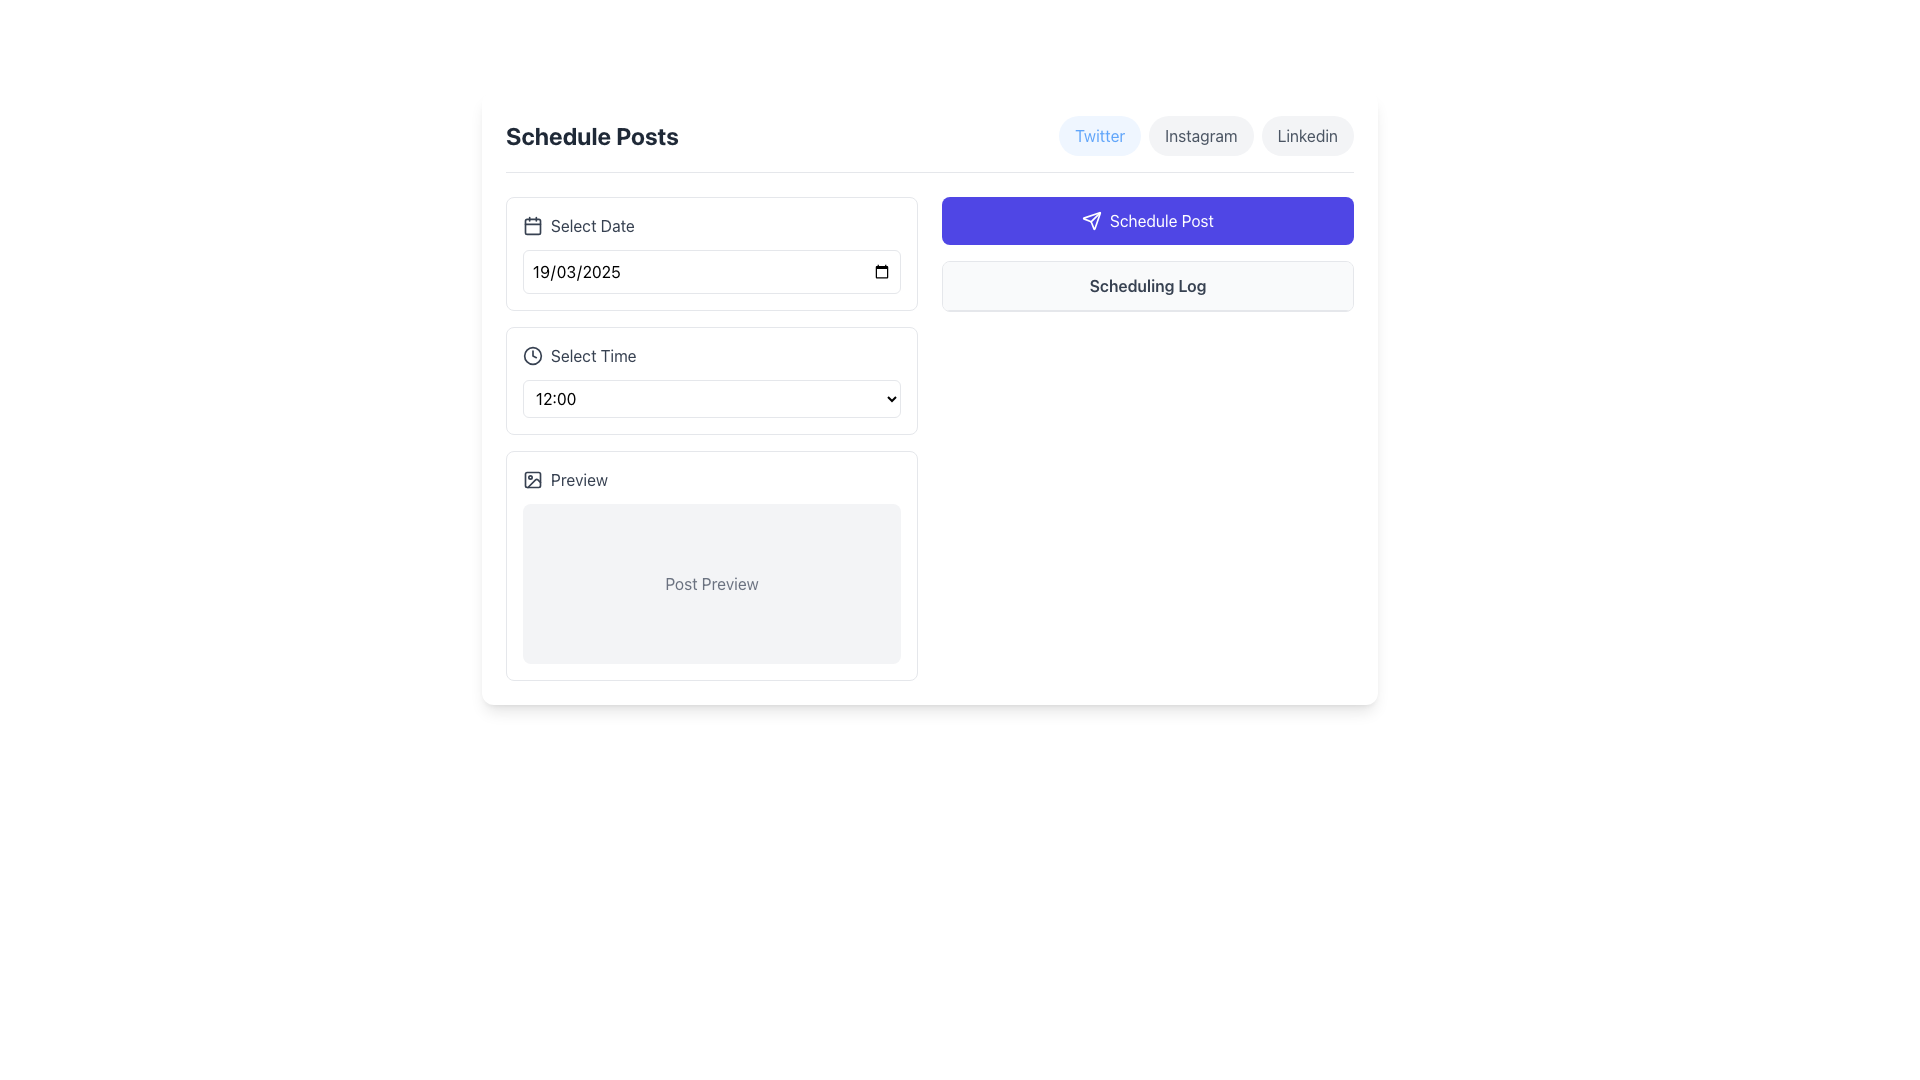 The width and height of the screenshot is (1920, 1080). What do you see at coordinates (711, 583) in the screenshot?
I see `the 'Post Preview' box, which is a rectangular element with rounded corners and a light gray background, located below the 'Preview' text and icon` at bounding box center [711, 583].